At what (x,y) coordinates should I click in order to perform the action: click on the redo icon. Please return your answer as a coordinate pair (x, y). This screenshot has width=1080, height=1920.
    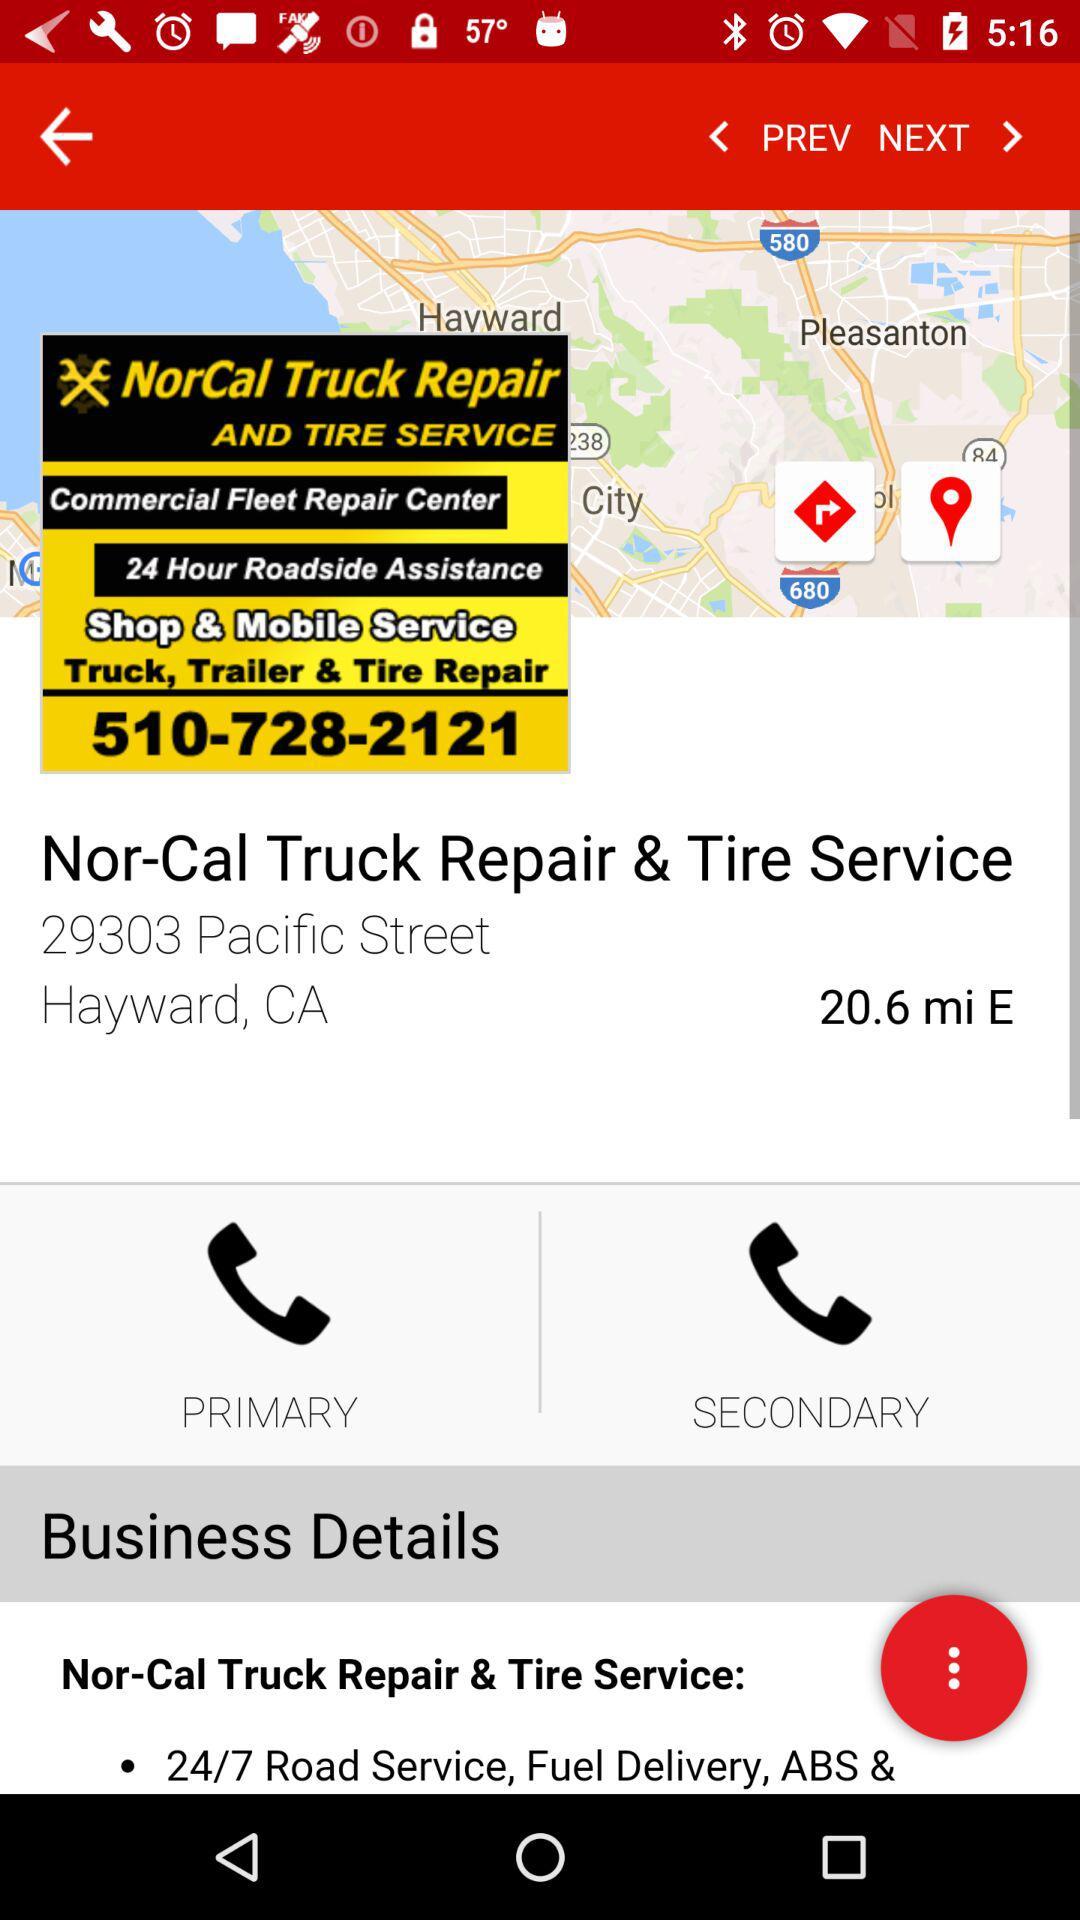
    Looking at the image, I should click on (825, 511).